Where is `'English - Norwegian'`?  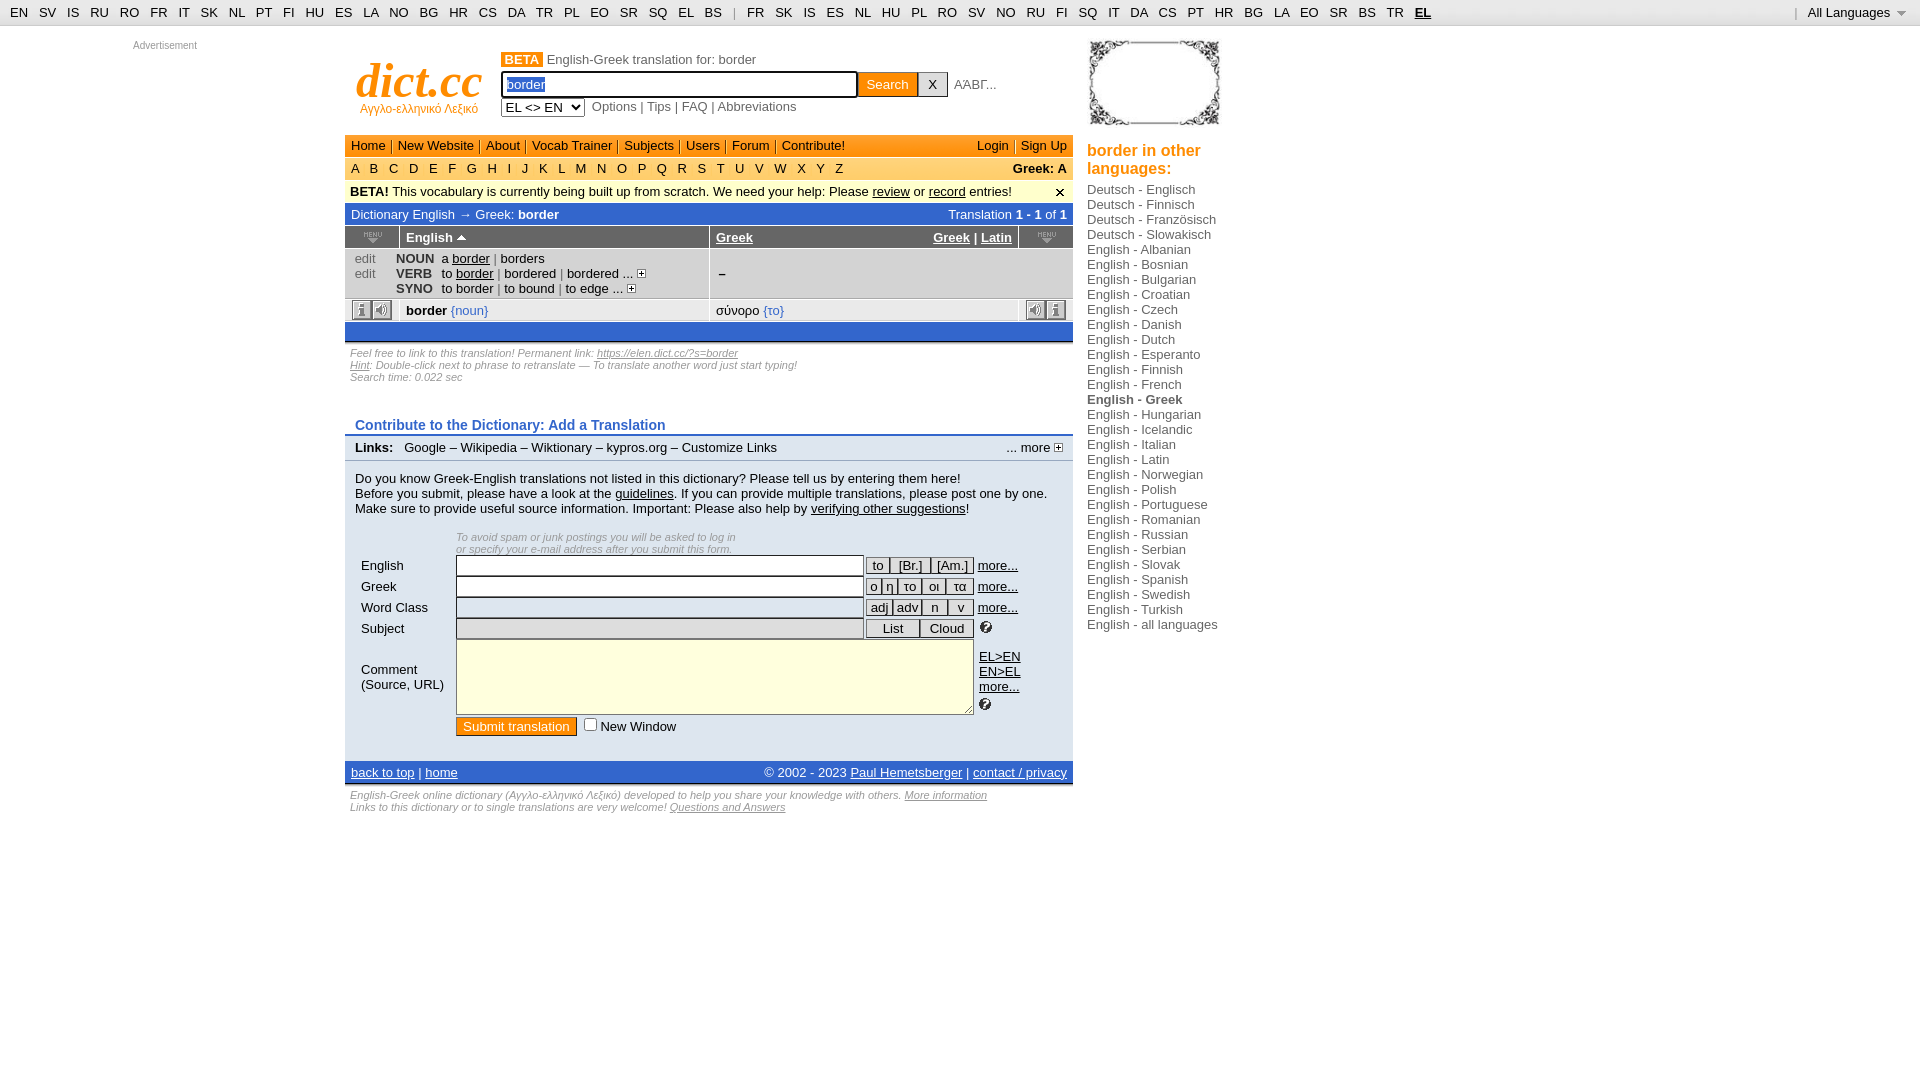
'English - Norwegian' is located at coordinates (1145, 474).